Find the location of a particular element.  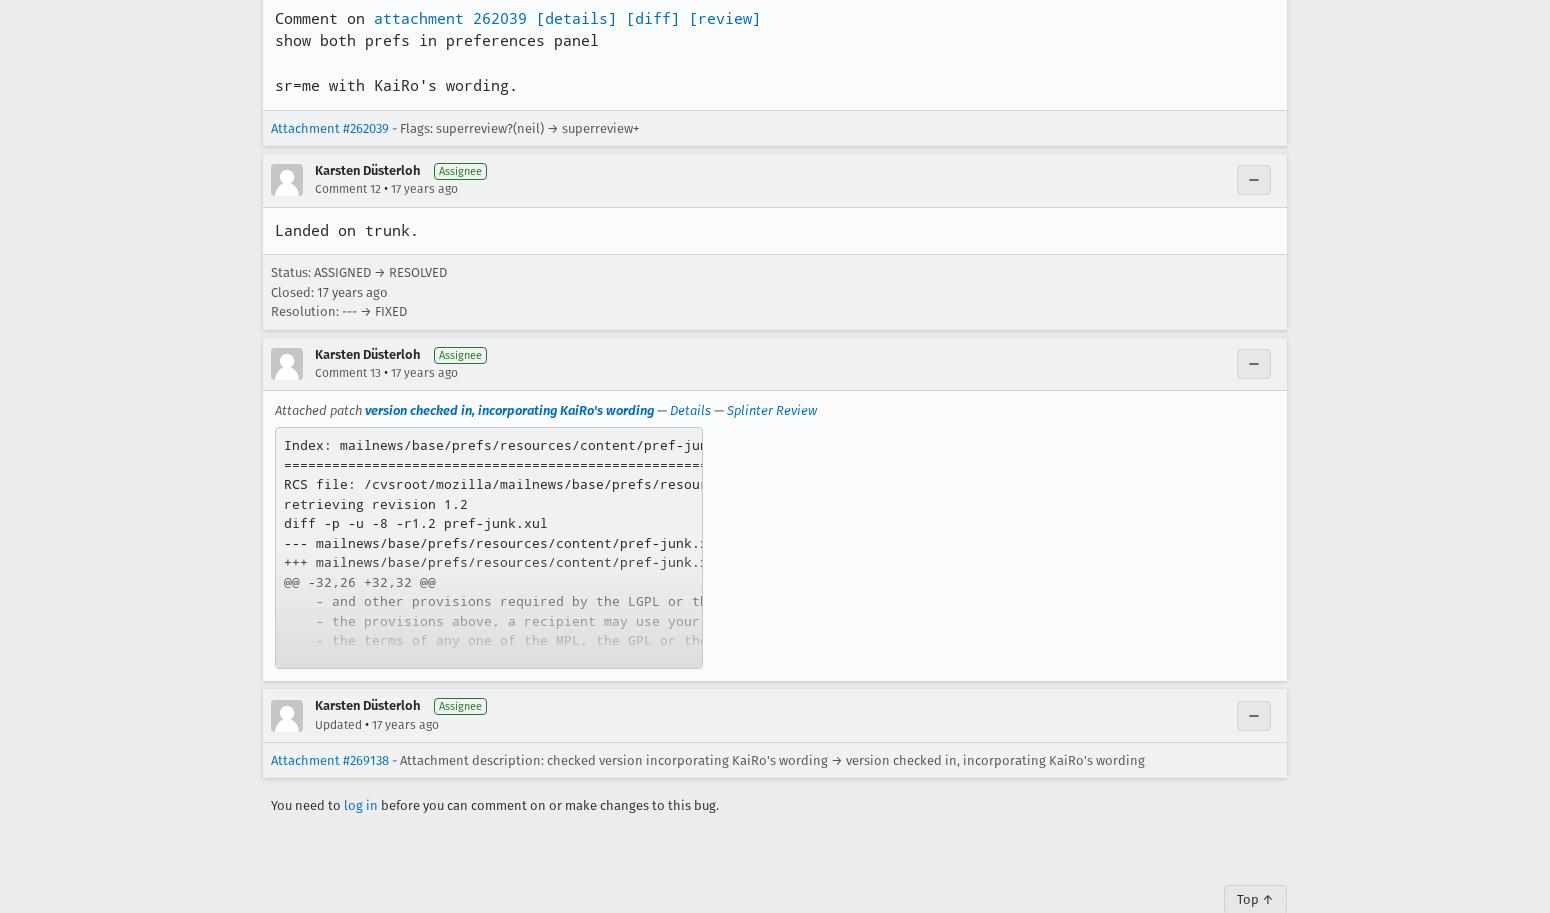

'Closed:' is located at coordinates (294, 290).